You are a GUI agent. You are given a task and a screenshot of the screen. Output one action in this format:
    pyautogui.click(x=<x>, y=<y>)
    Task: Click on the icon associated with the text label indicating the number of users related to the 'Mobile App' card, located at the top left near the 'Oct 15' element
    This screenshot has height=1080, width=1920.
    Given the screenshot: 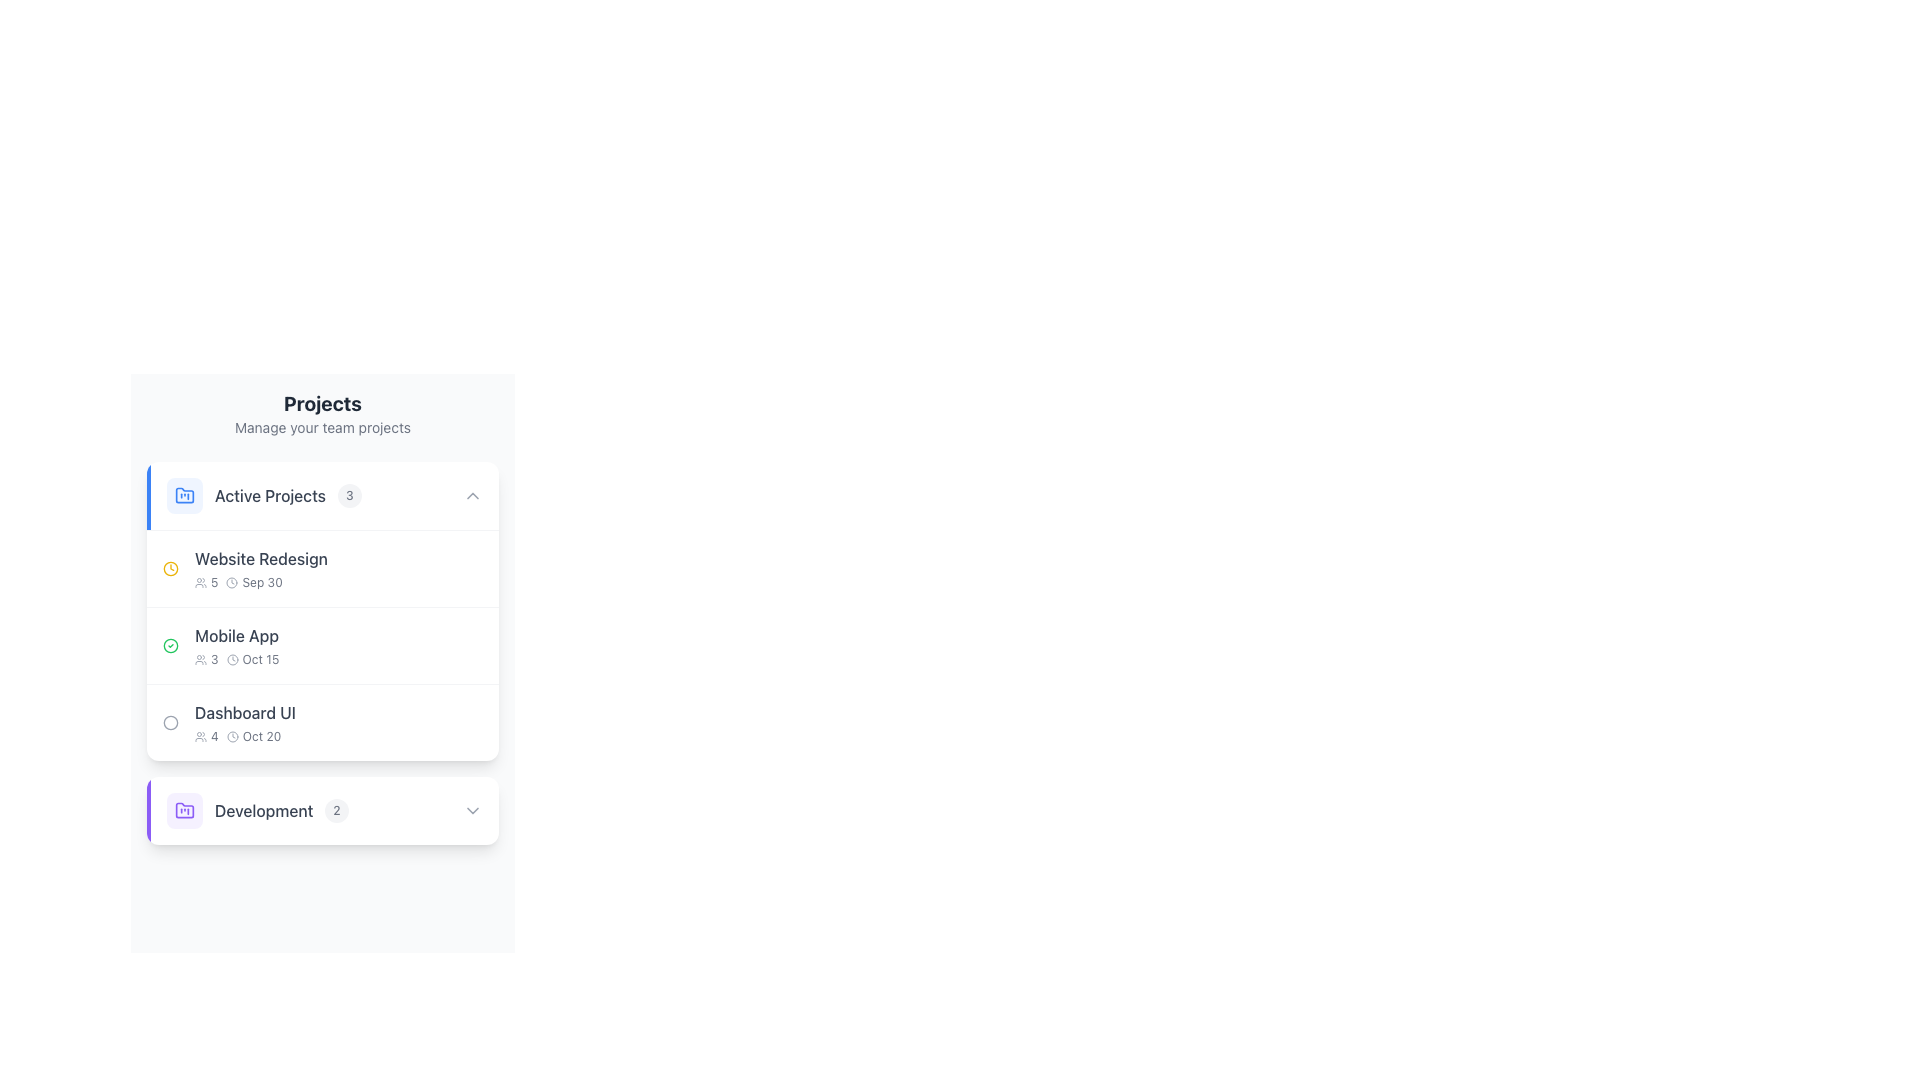 What is the action you would take?
    pyautogui.click(x=206, y=659)
    